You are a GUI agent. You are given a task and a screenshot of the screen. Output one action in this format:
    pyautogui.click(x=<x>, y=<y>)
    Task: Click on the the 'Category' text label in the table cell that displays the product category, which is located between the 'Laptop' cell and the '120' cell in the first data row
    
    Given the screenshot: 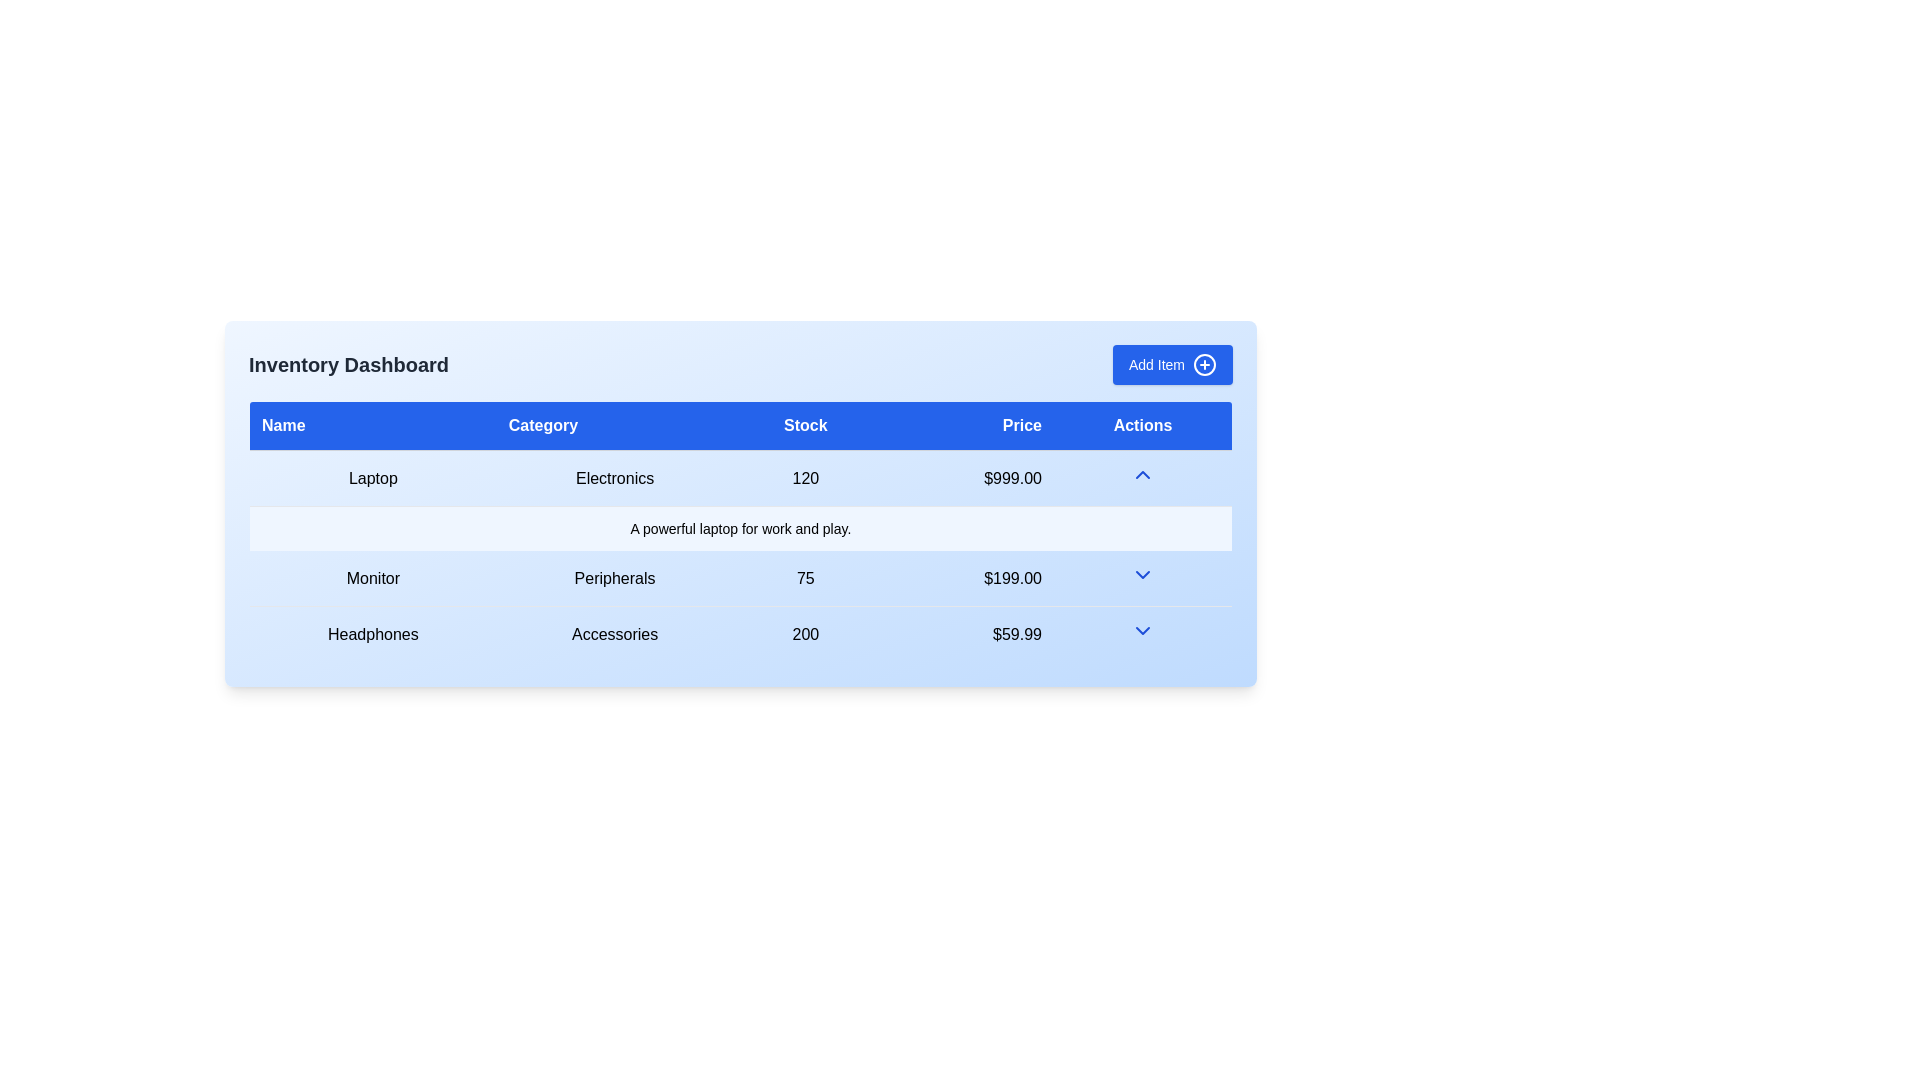 What is the action you would take?
    pyautogui.click(x=614, y=478)
    